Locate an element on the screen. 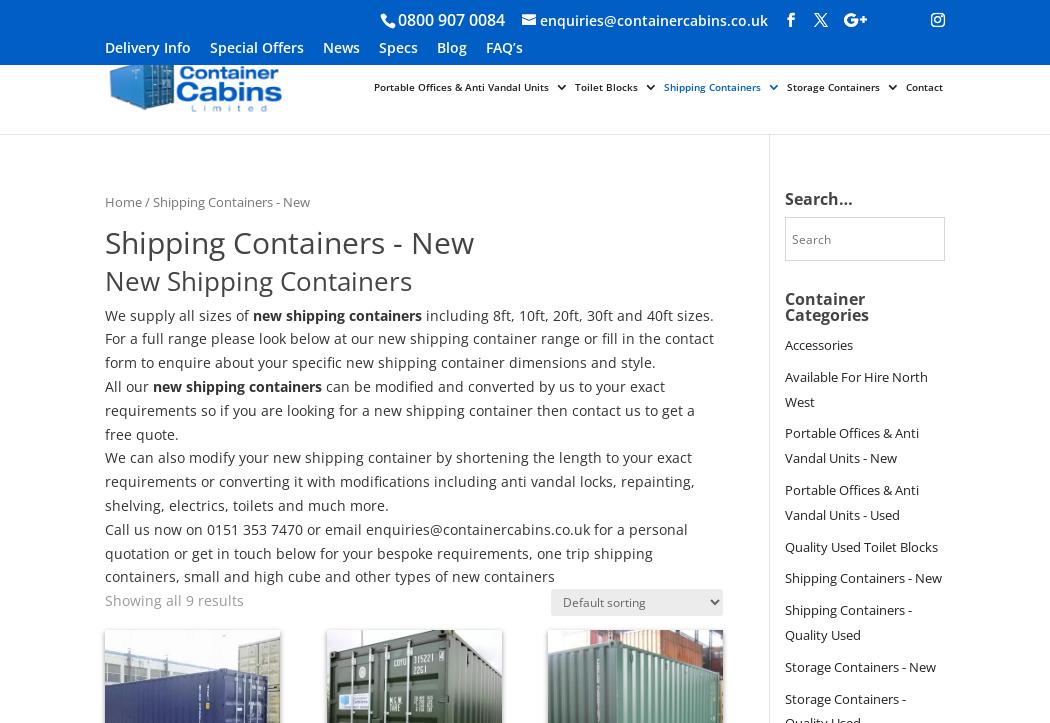  'Specs' is located at coordinates (398, 46).